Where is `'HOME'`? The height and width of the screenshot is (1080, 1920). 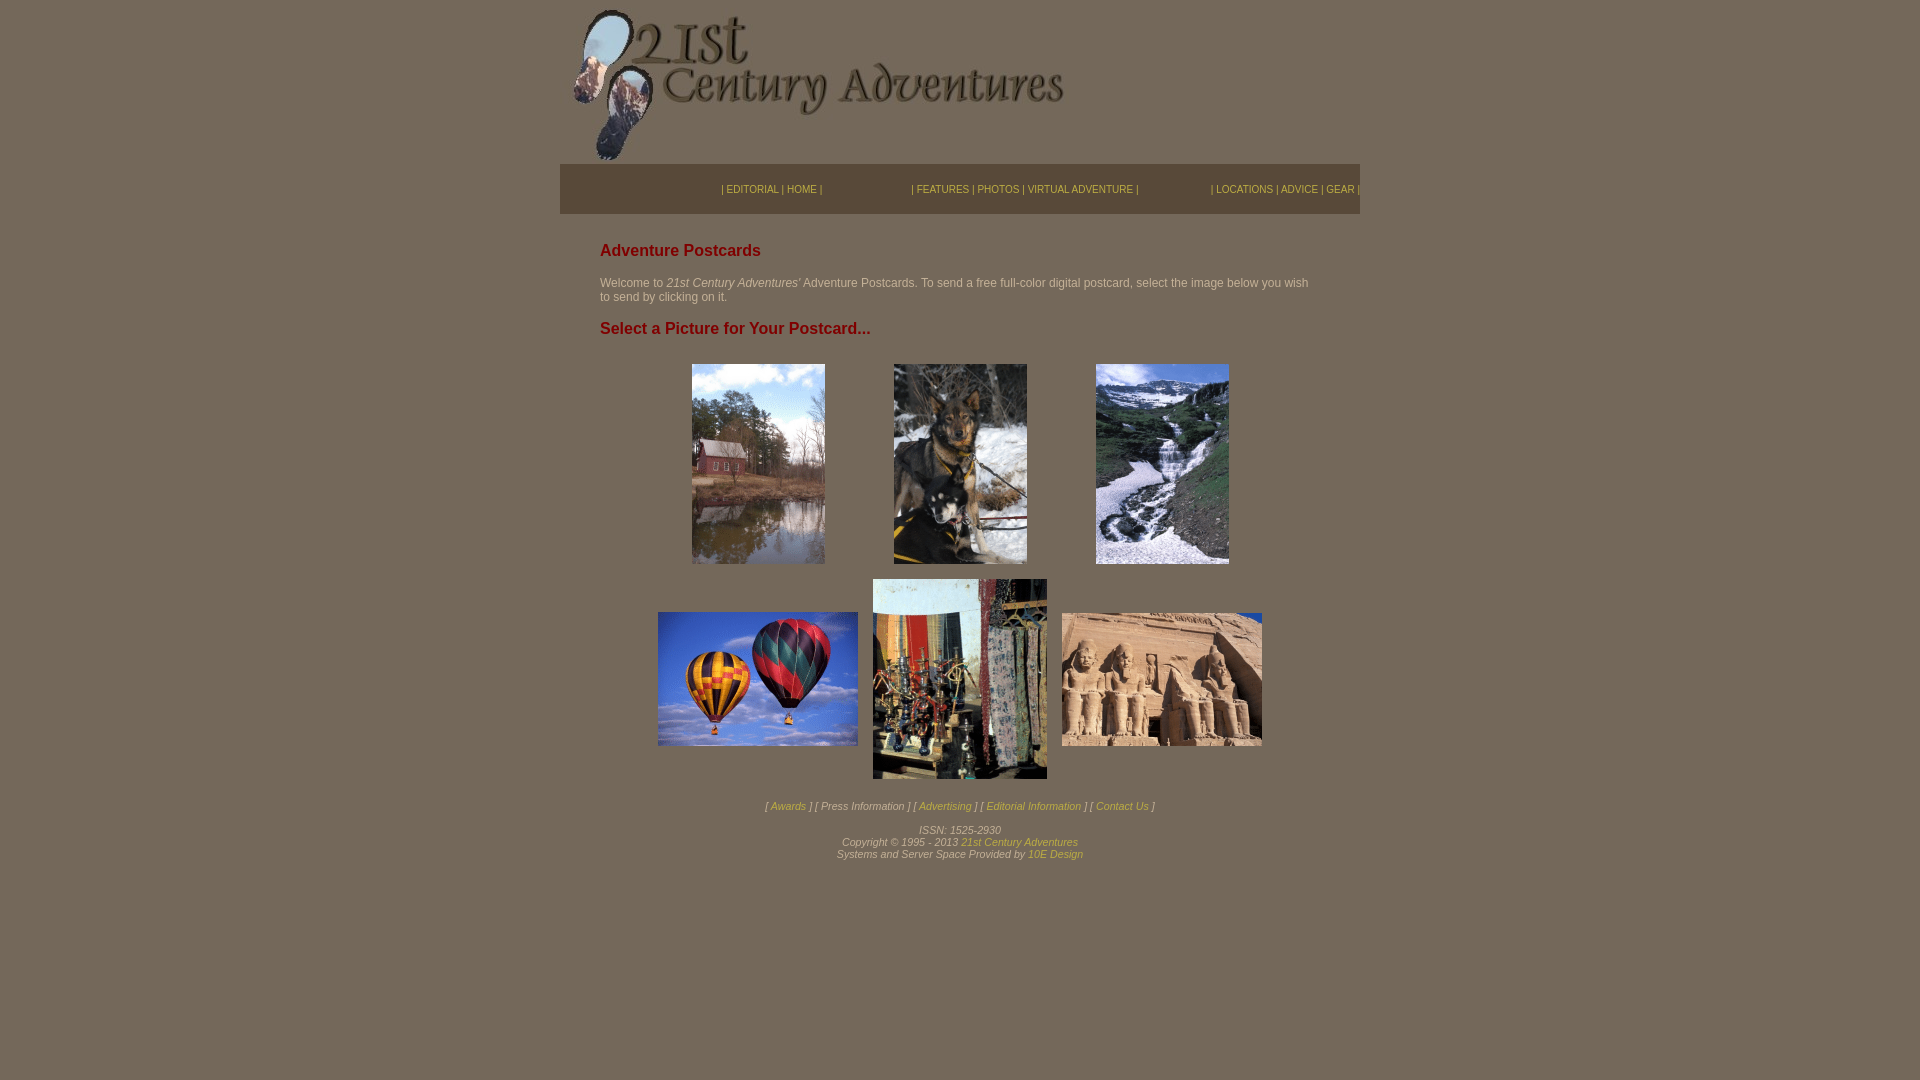
'HOME' is located at coordinates (801, 189).